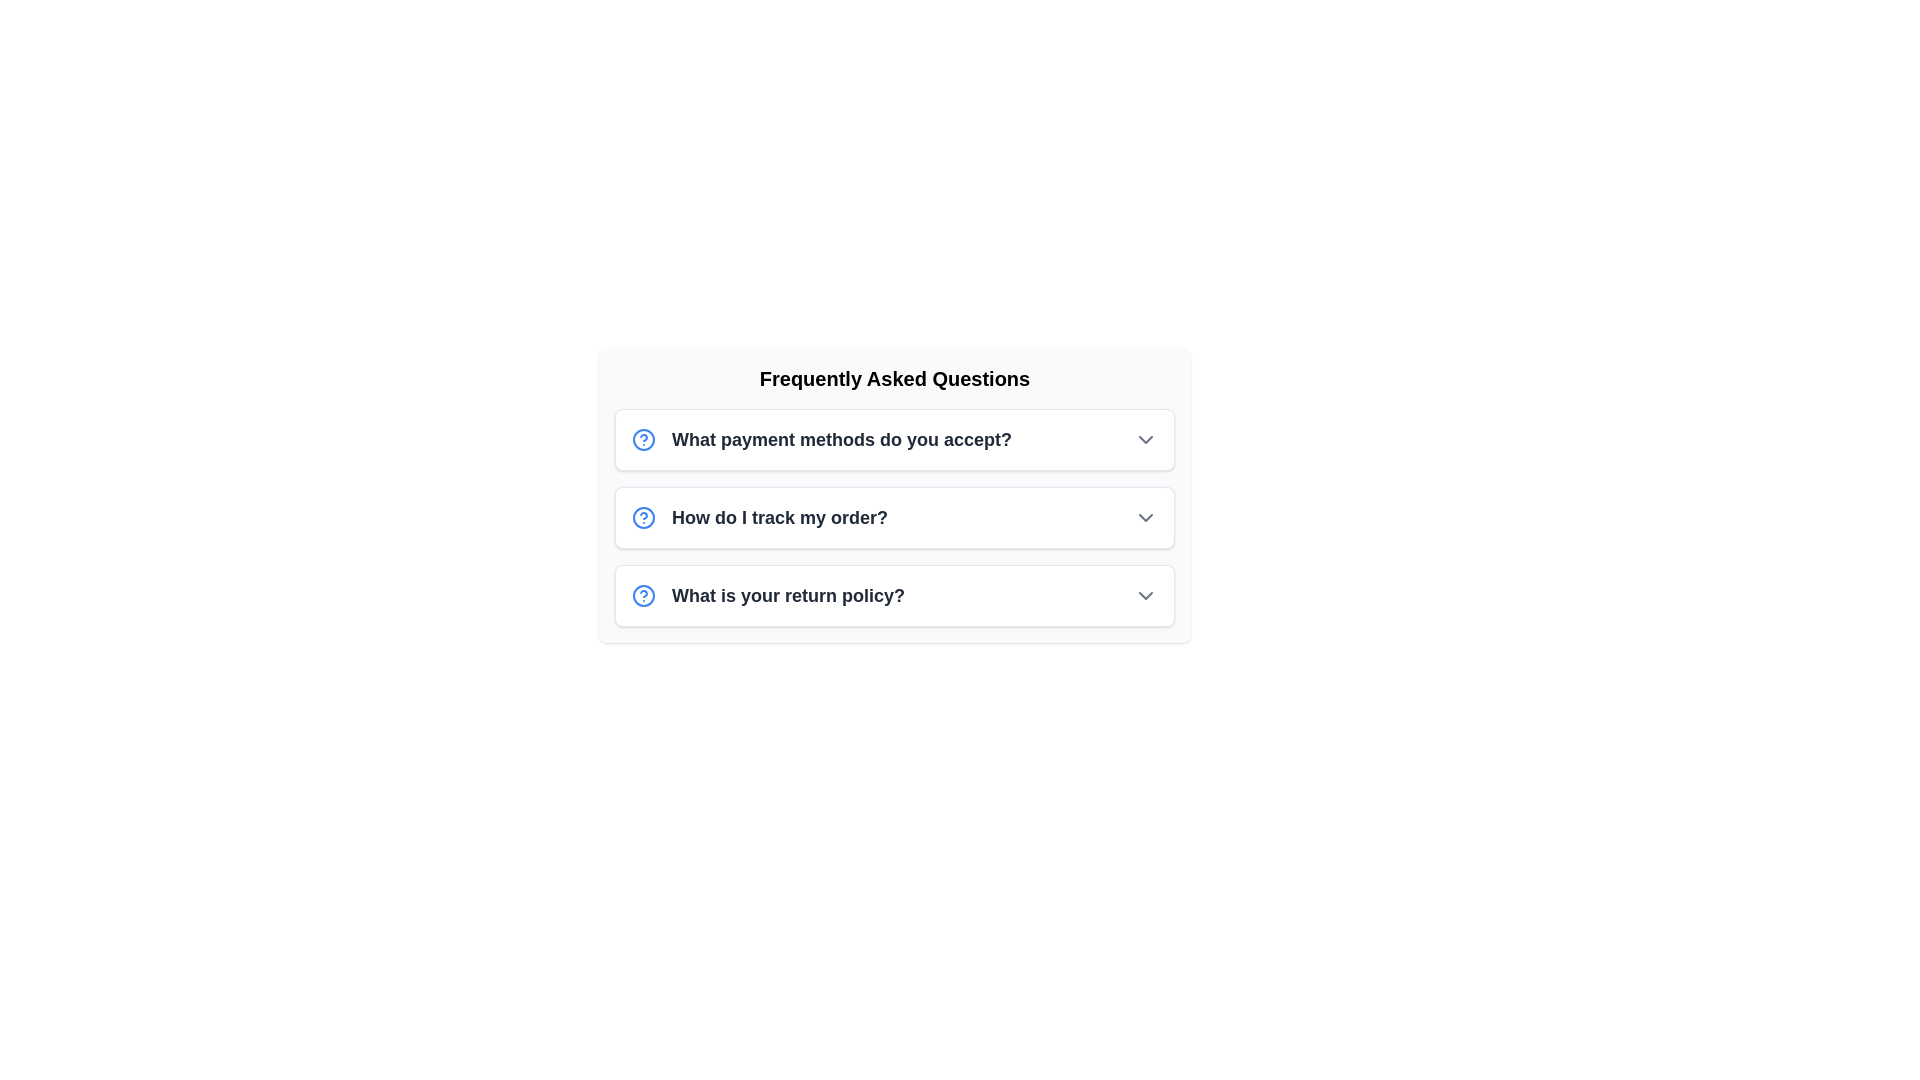 This screenshot has height=1080, width=1920. I want to click on the Collapsible FAQ item labeled 'How do I track my order?' to toggle its expansion quickly, so click(893, 516).